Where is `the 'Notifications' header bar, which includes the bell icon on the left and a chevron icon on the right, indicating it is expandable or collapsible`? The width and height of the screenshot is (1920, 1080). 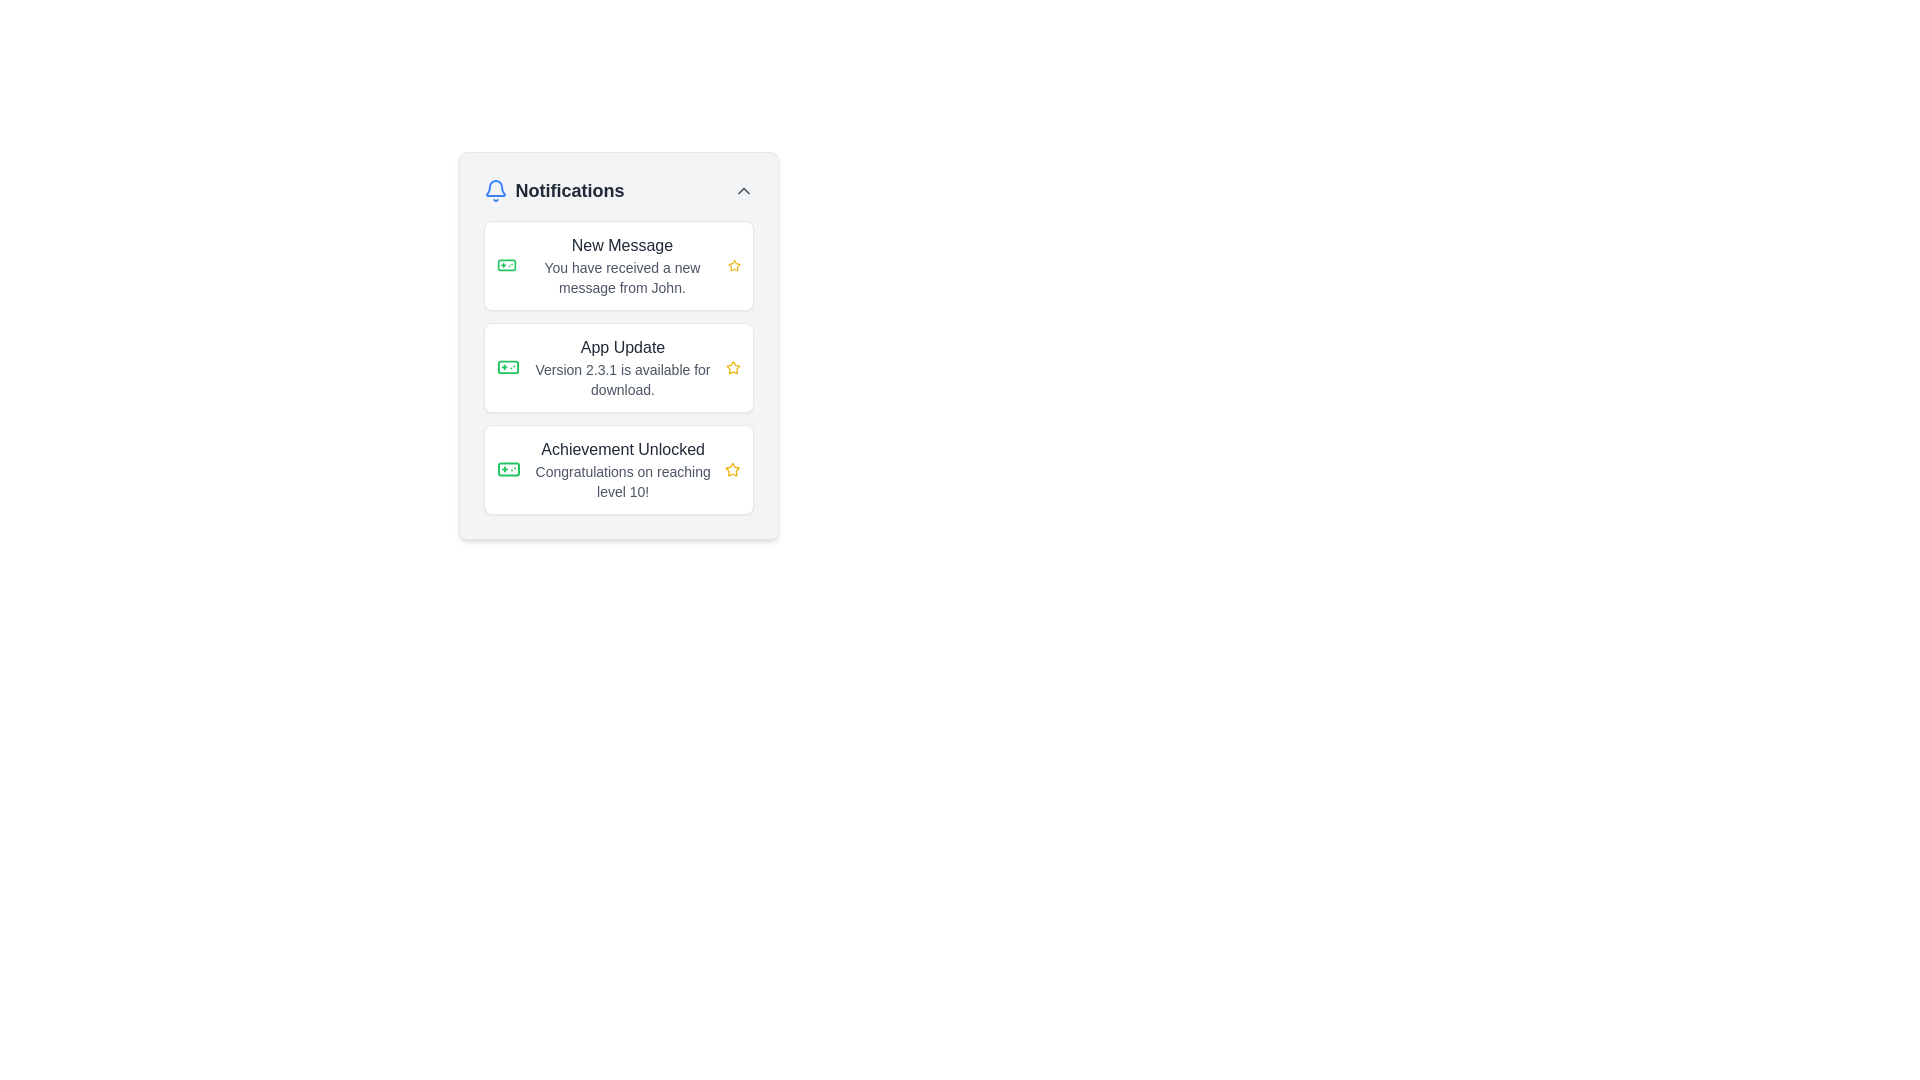
the 'Notifications' header bar, which includes the bell icon on the left and a chevron icon on the right, indicating it is expandable or collapsible is located at coordinates (617, 191).